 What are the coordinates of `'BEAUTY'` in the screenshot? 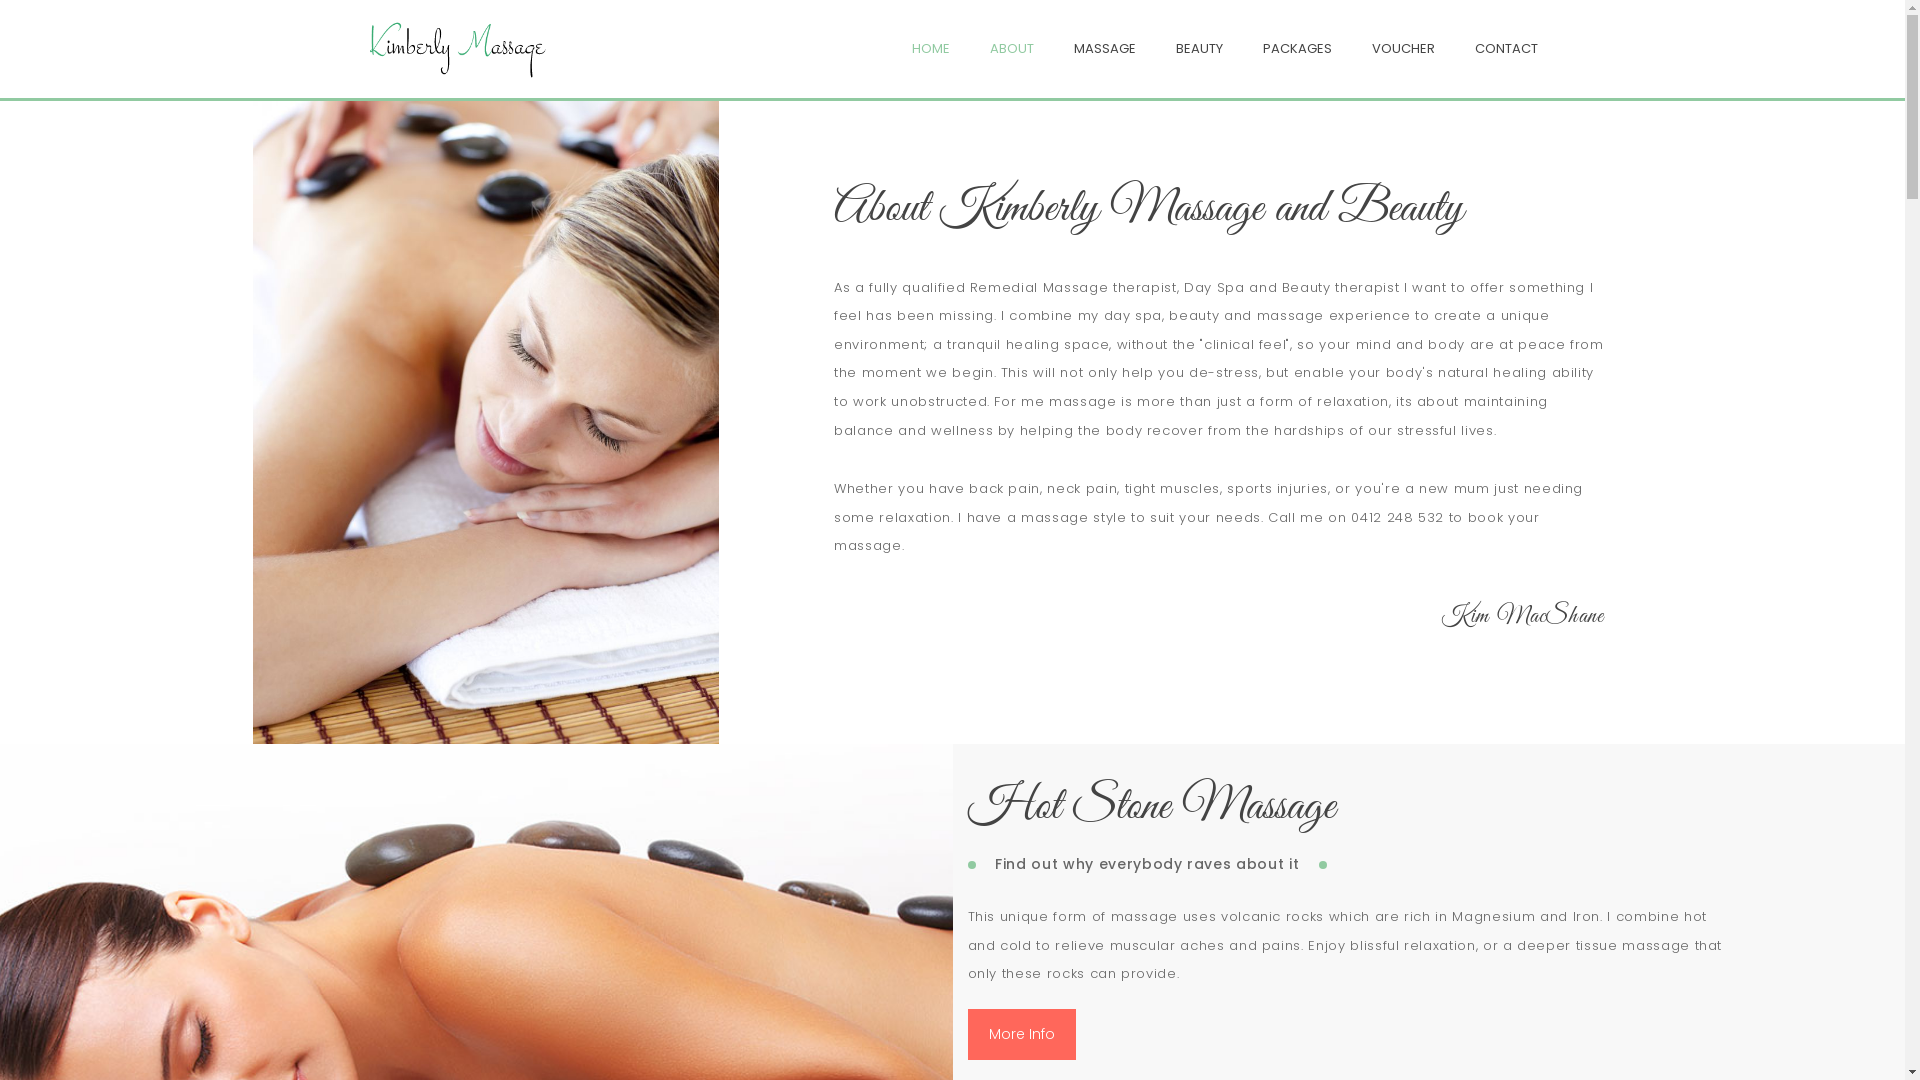 It's located at (1176, 47).